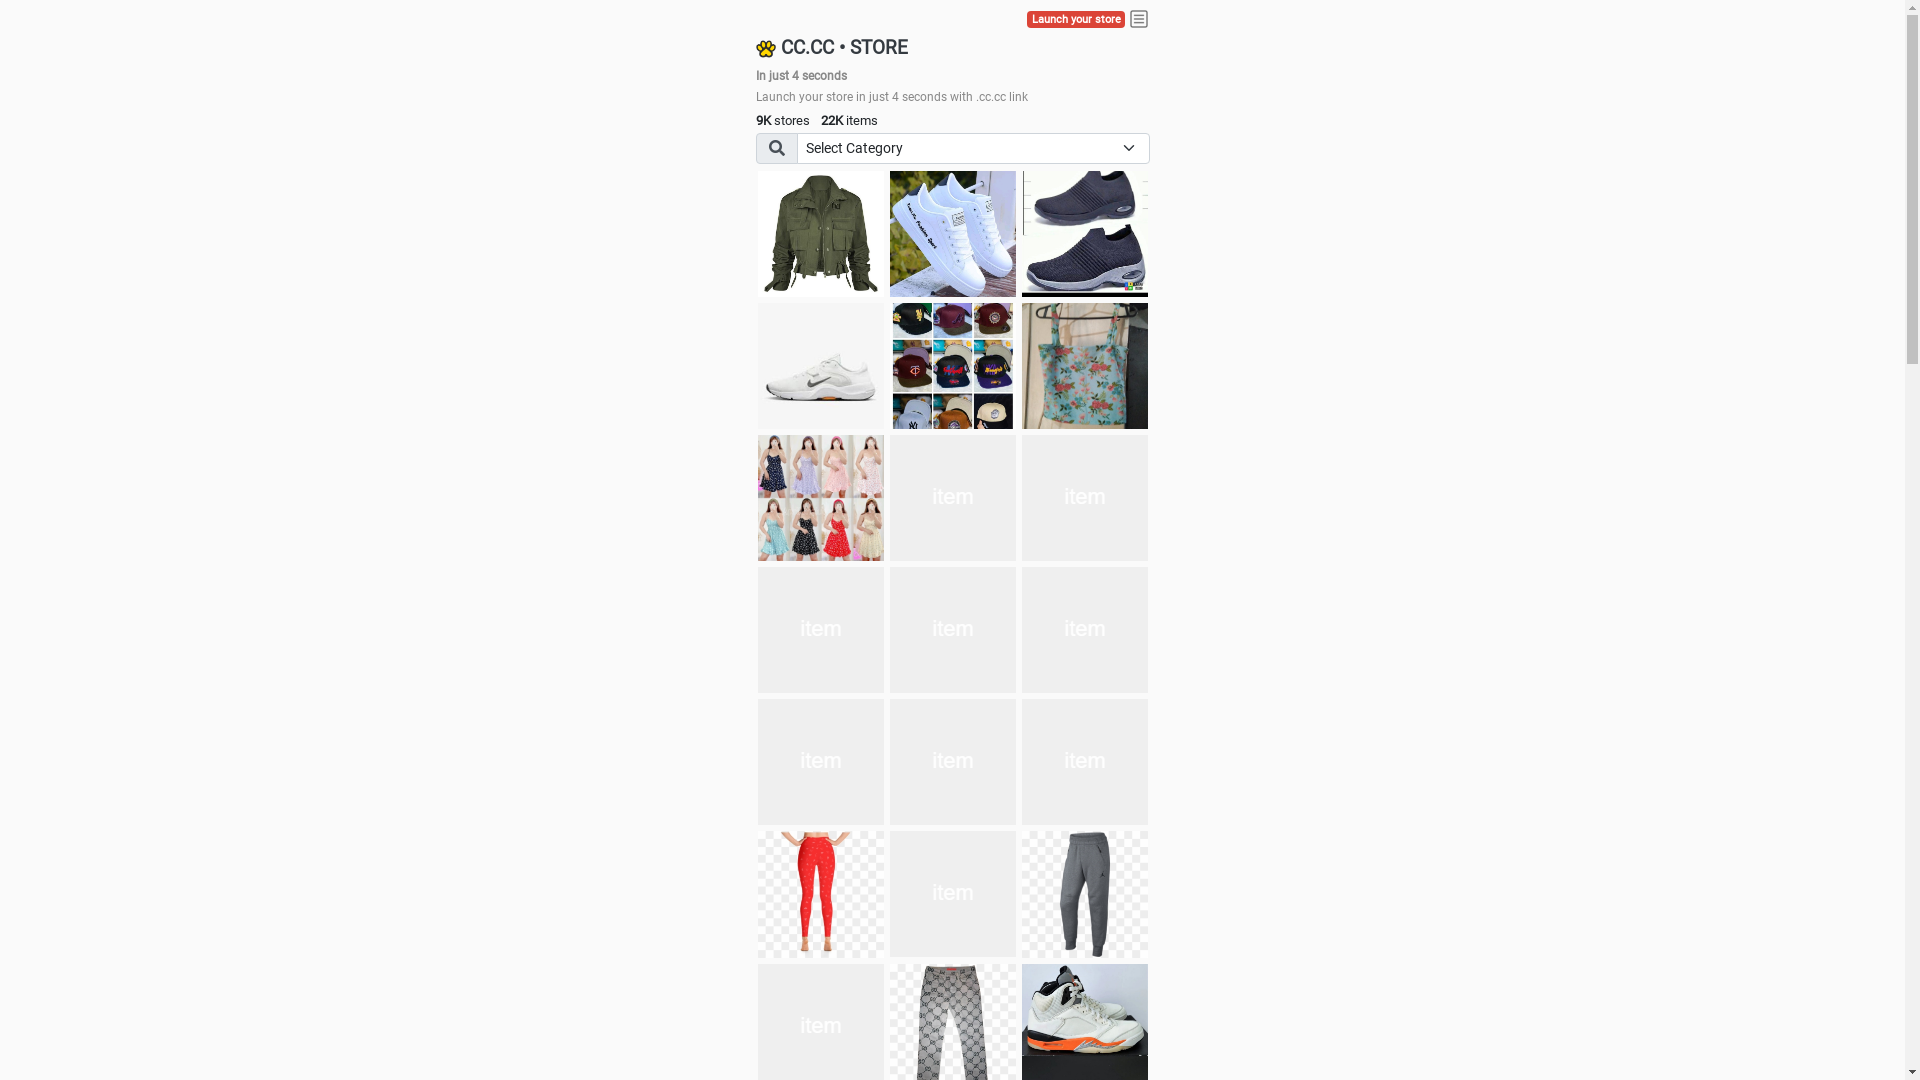 The image size is (1920, 1080). What do you see at coordinates (1083, 366) in the screenshot?
I see `'Ukay cloth'` at bounding box center [1083, 366].